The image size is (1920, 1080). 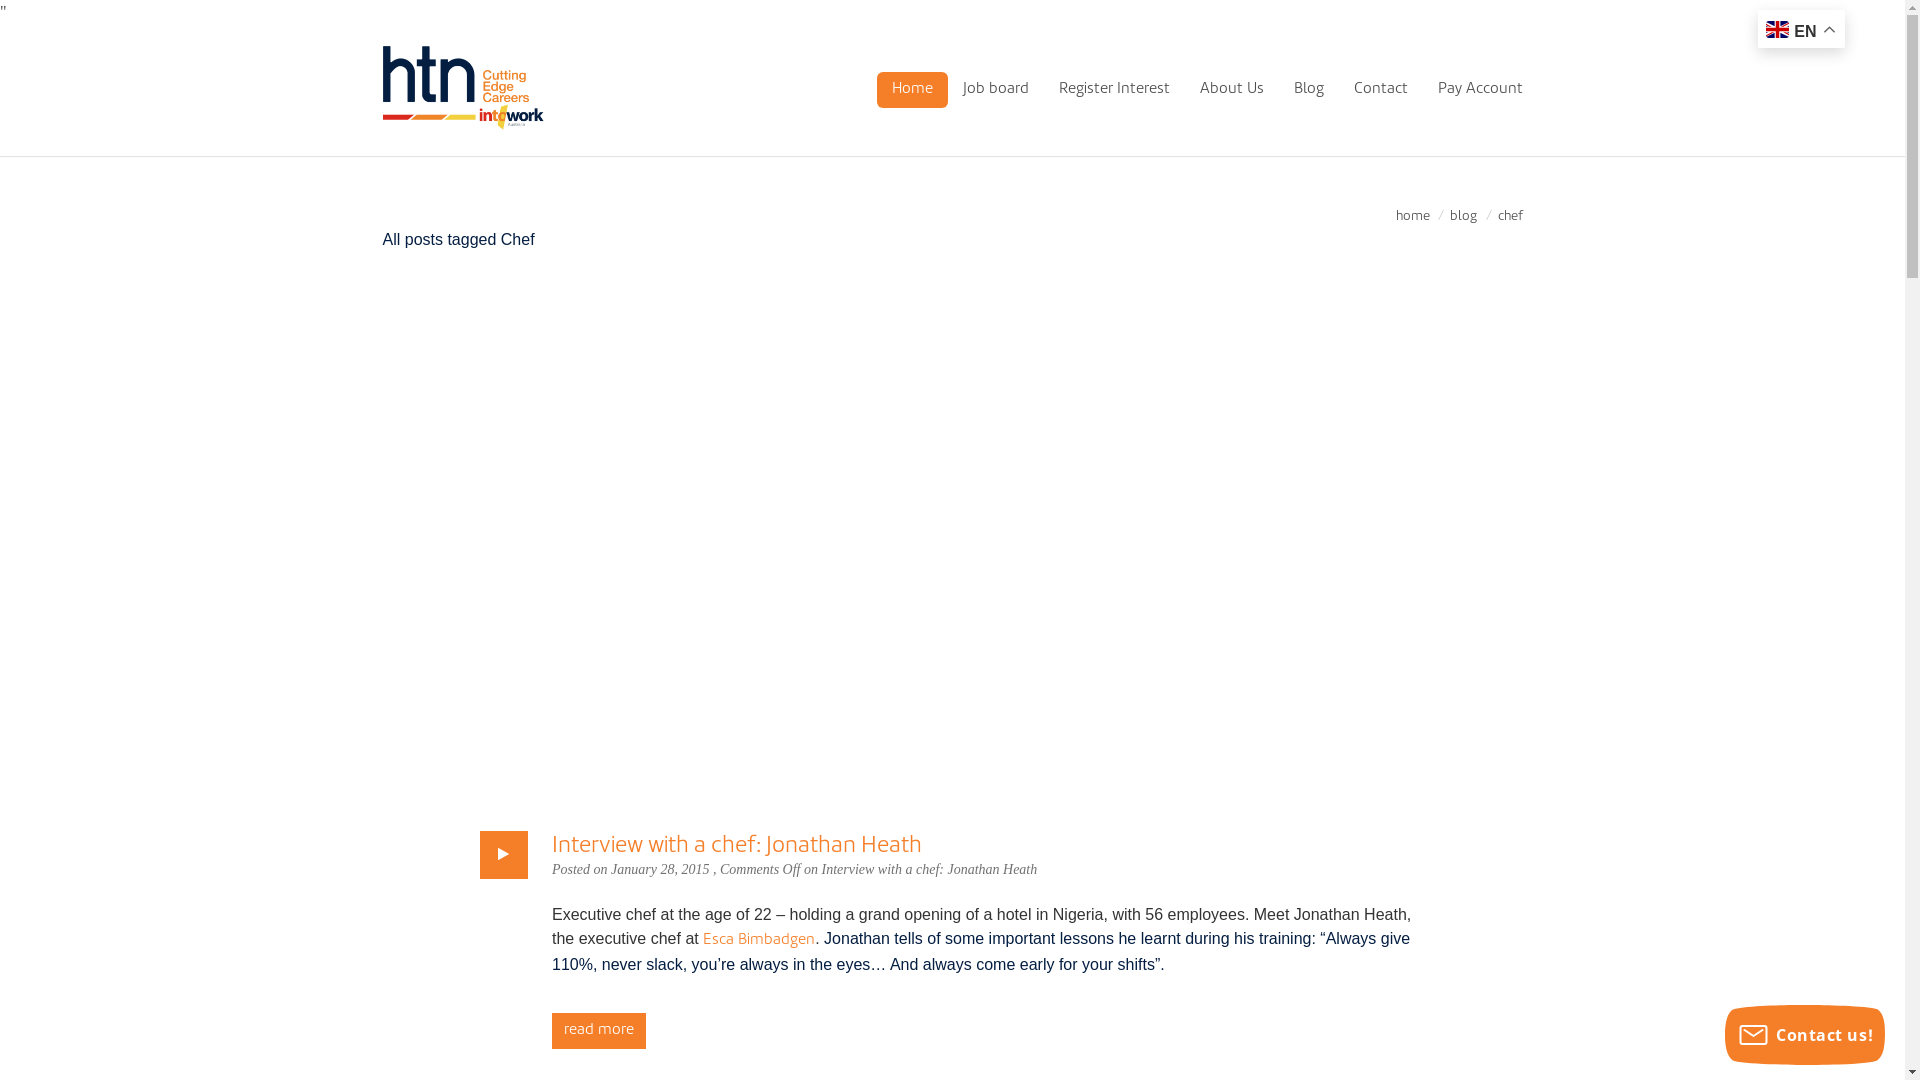 I want to click on 'Blog', so click(x=1308, y=88).